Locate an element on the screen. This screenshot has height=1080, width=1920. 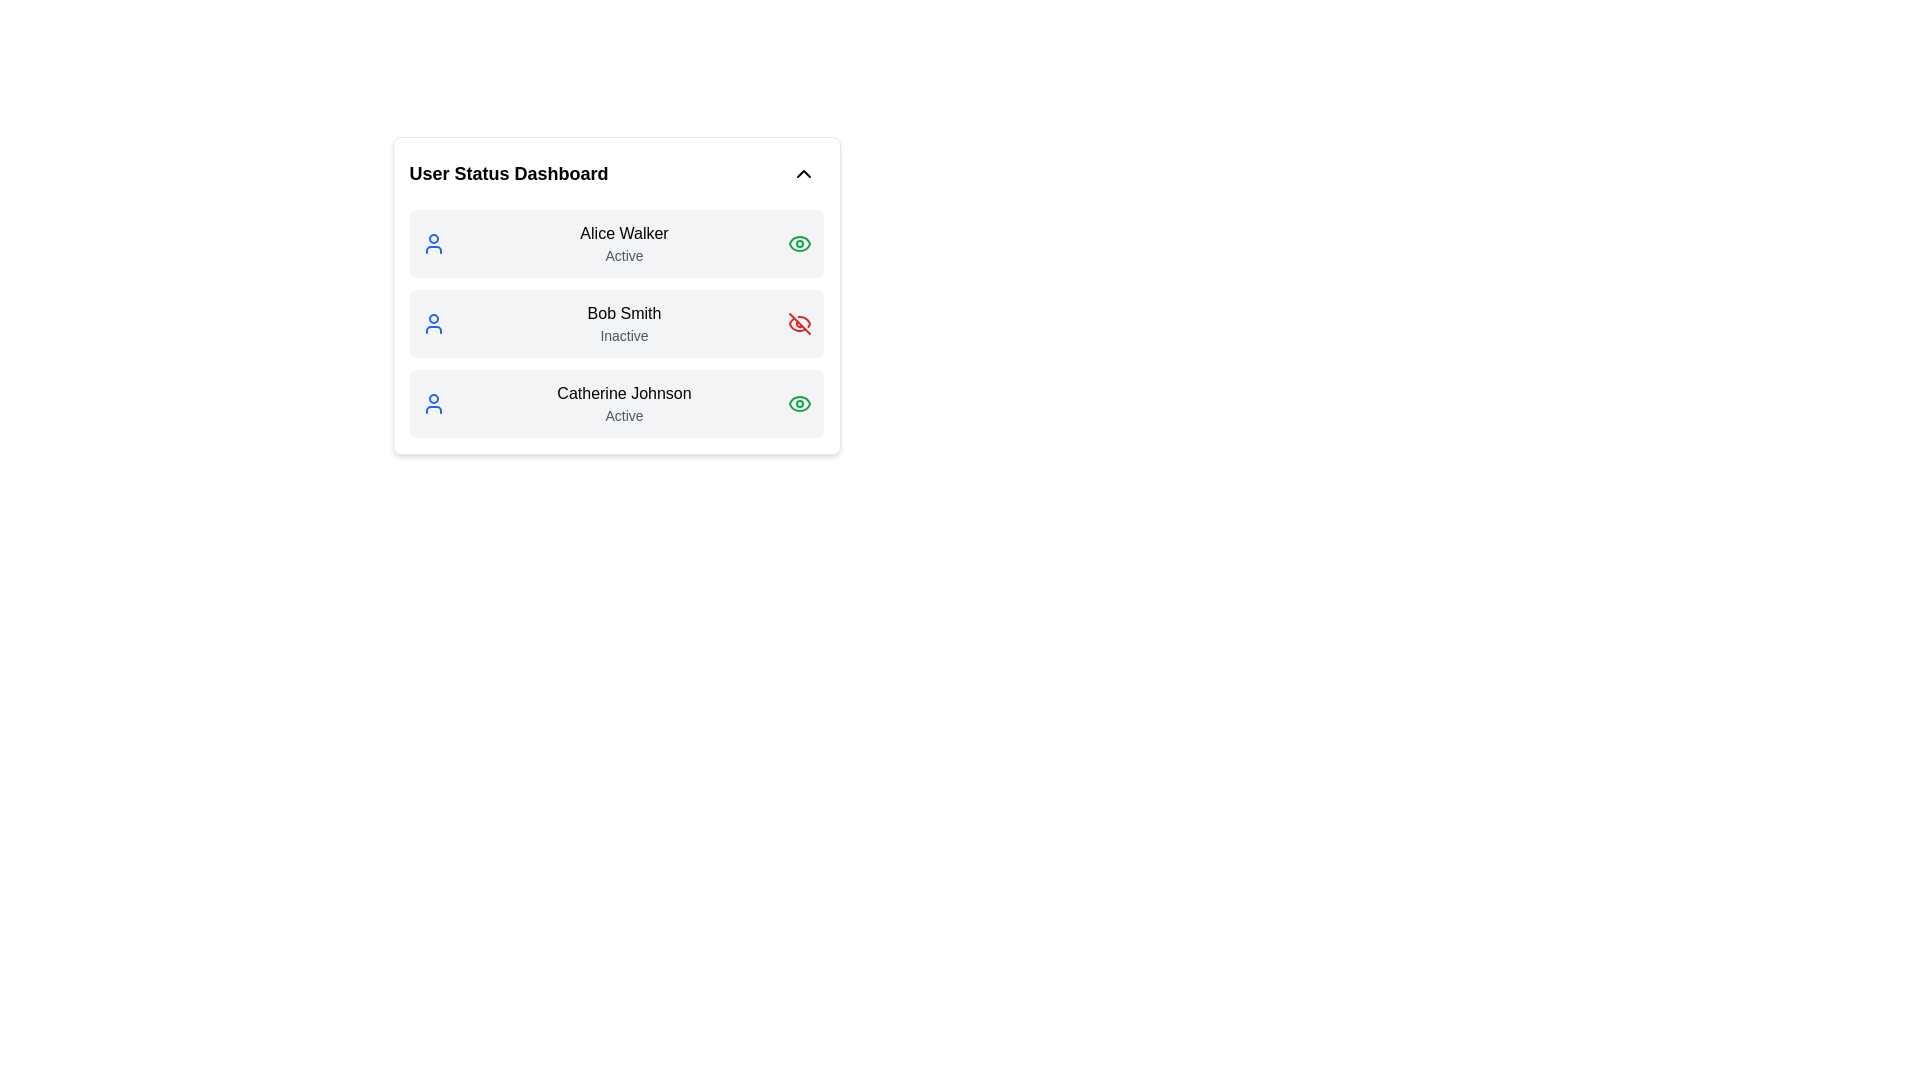
the text display element that shows 'Alice Walker' prominently above 'Active' is located at coordinates (623, 242).